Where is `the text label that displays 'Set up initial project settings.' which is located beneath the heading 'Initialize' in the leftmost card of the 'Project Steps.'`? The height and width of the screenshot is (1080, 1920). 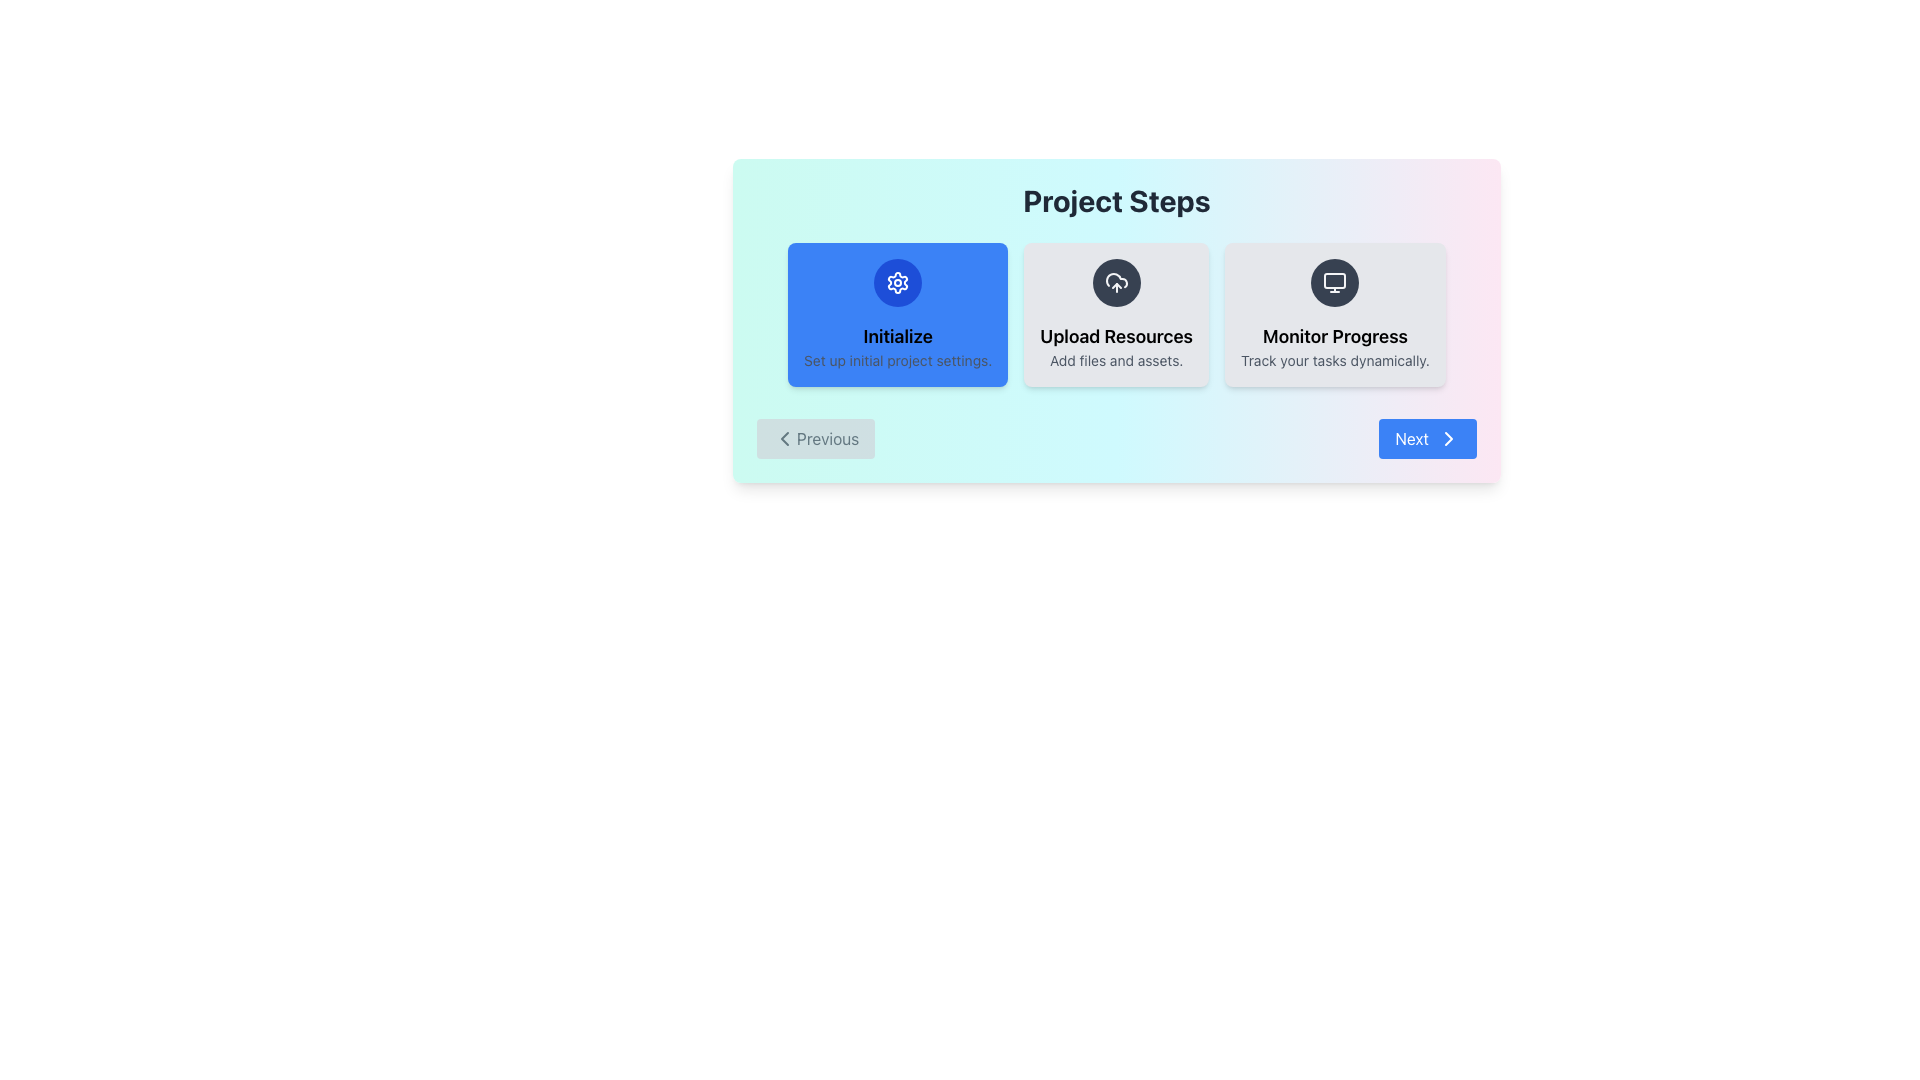 the text label that displays 'Set up initial project settings.' which is located beneath the heading 'Initialize' in the leftmost card of the 'Project Steps.' is located at coordinates (897, 361).